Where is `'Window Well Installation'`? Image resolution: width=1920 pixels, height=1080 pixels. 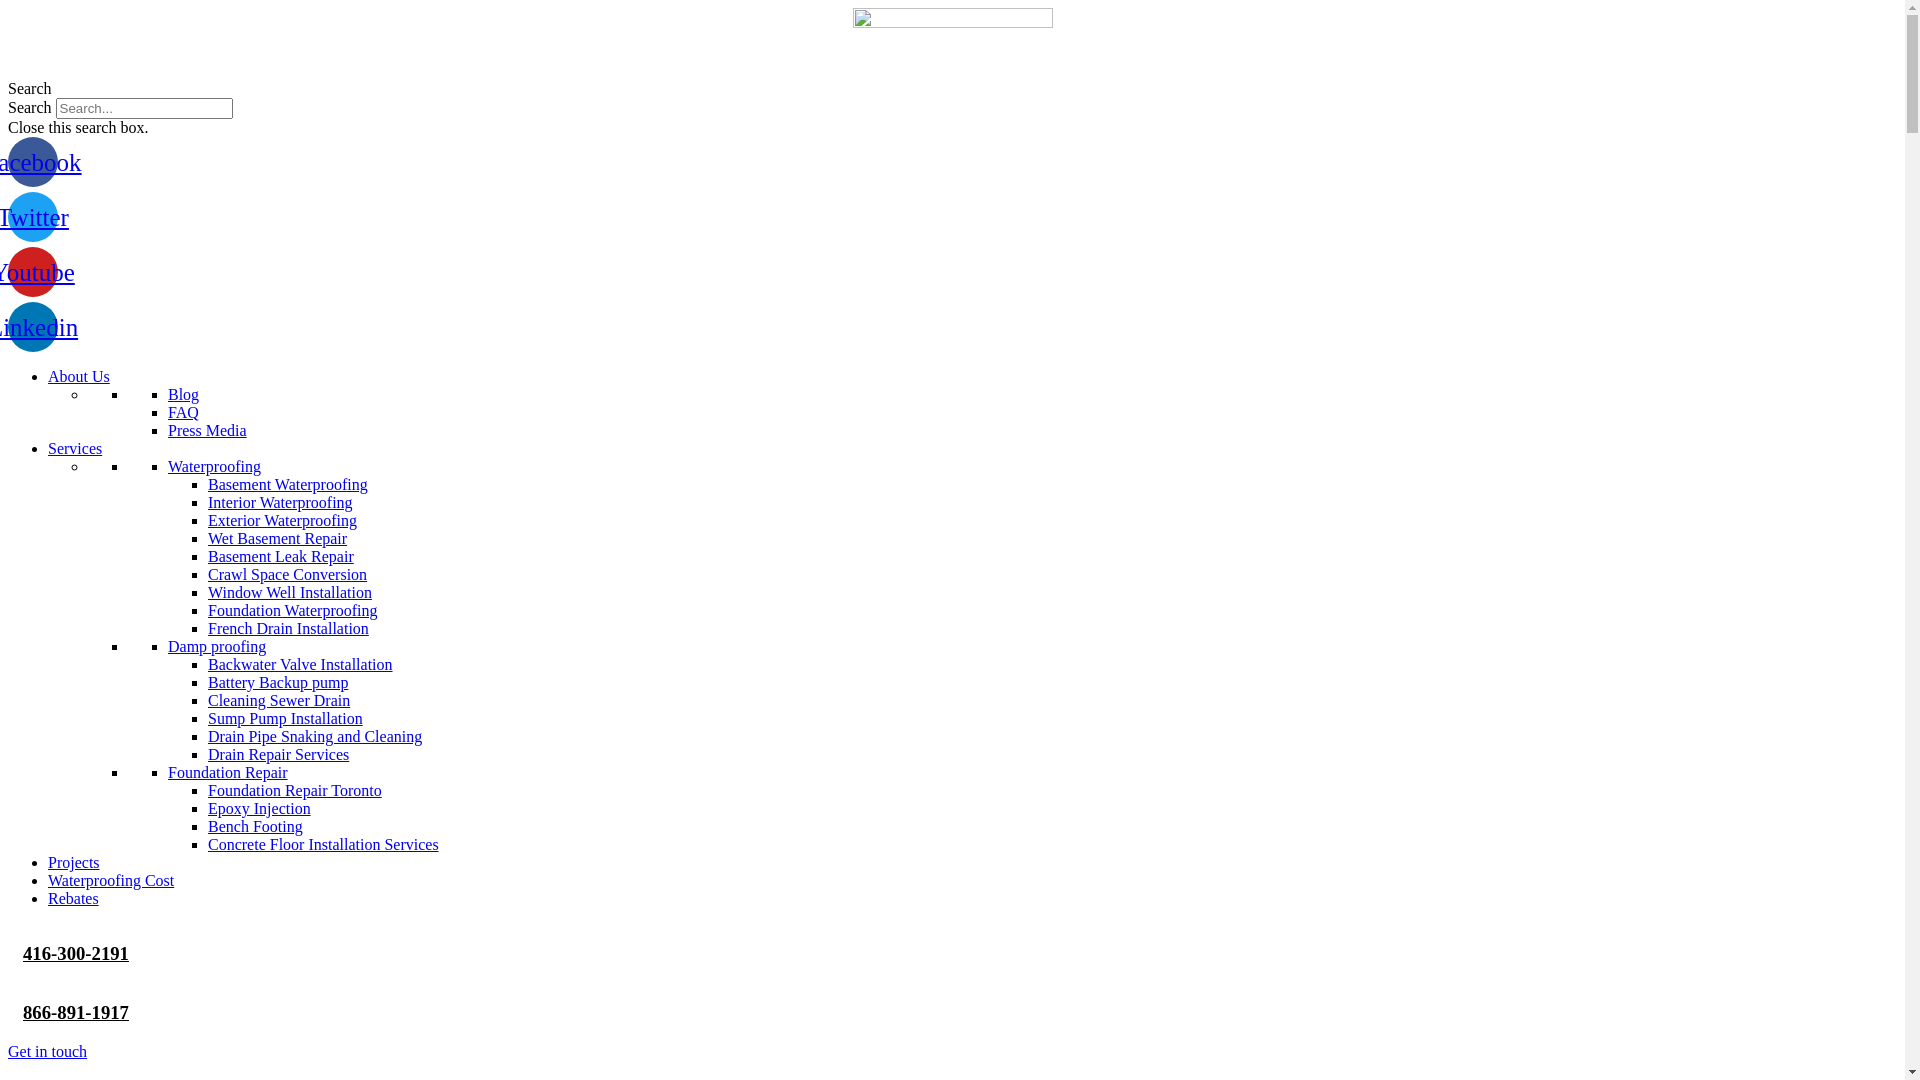
'Window Well Installation' is located at coordinates (207, 591).